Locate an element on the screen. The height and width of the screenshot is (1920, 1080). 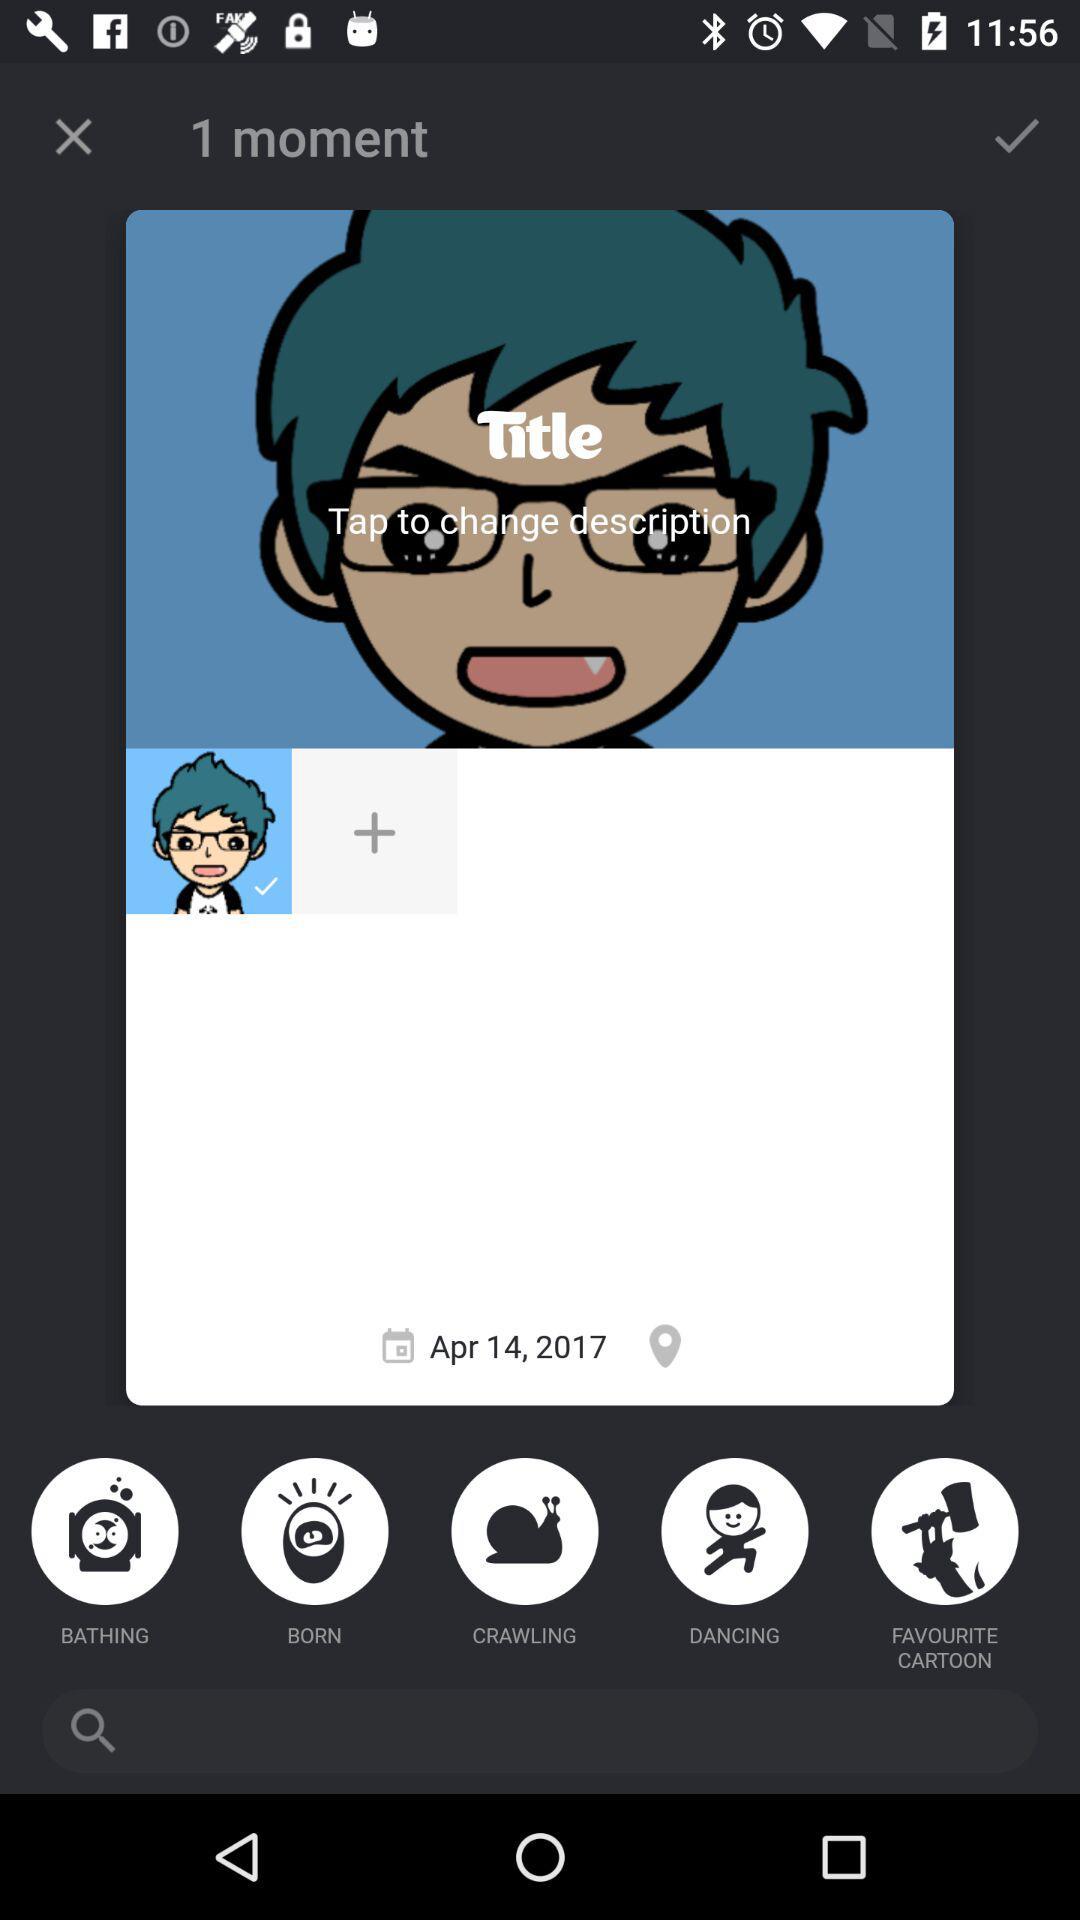
cancel note is located at coordinates (72, 135).